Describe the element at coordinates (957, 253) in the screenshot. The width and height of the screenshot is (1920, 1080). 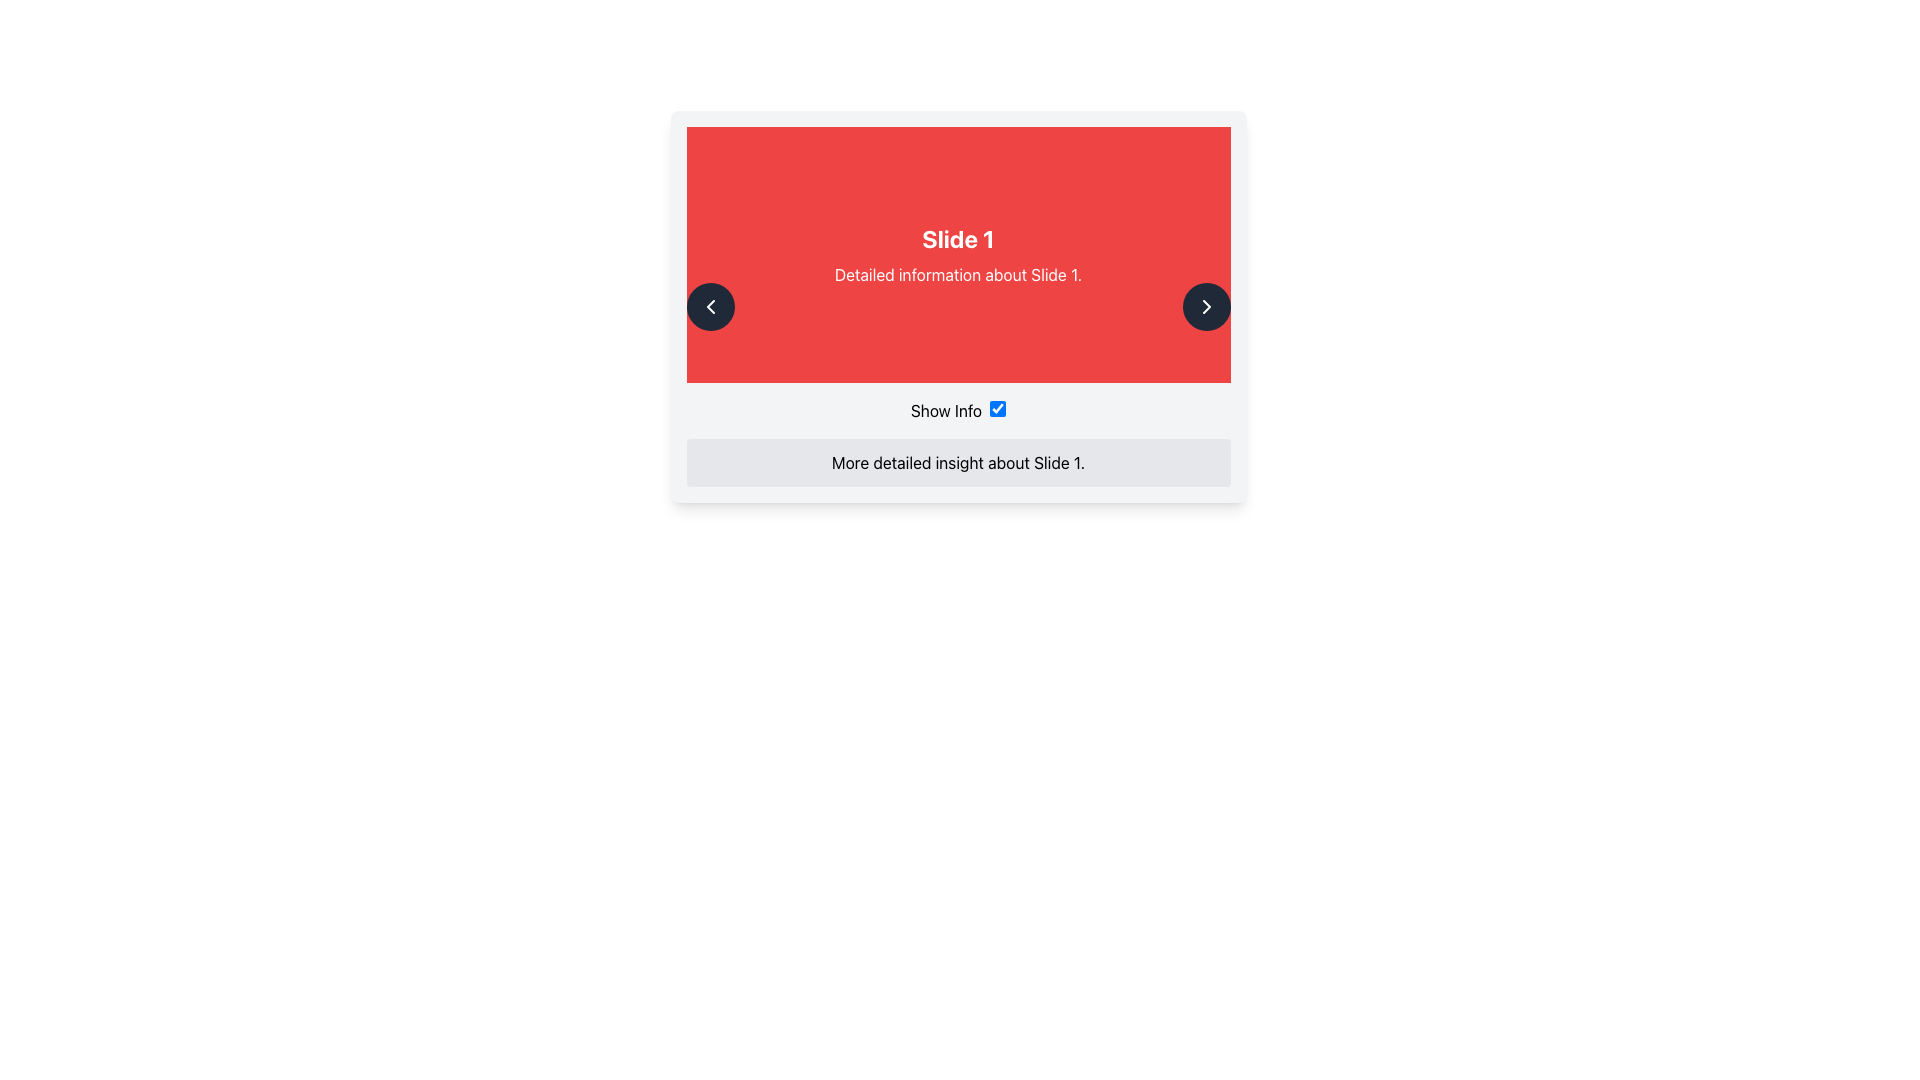
I see `the Slide Display element, which has a red background and contains the text 'Slide 1' and a detailed description below it` at that location.